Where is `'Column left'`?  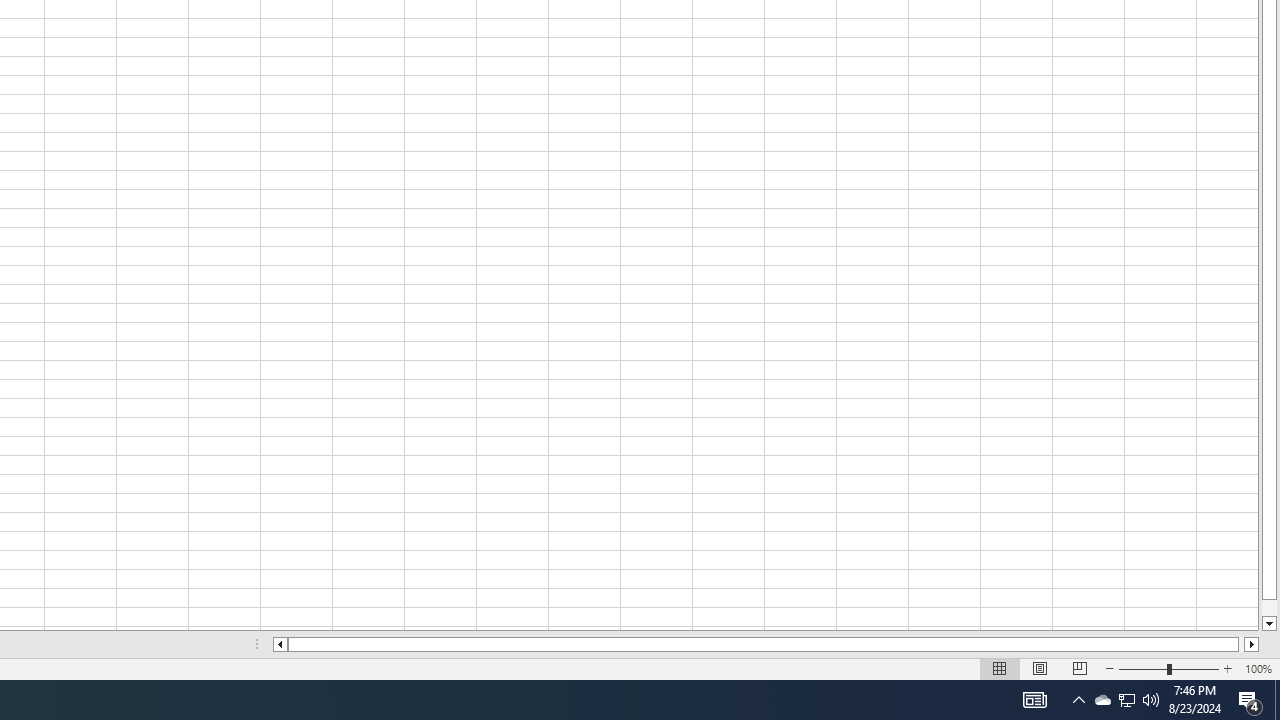 'Column left' is located at coordinates (278, 644).